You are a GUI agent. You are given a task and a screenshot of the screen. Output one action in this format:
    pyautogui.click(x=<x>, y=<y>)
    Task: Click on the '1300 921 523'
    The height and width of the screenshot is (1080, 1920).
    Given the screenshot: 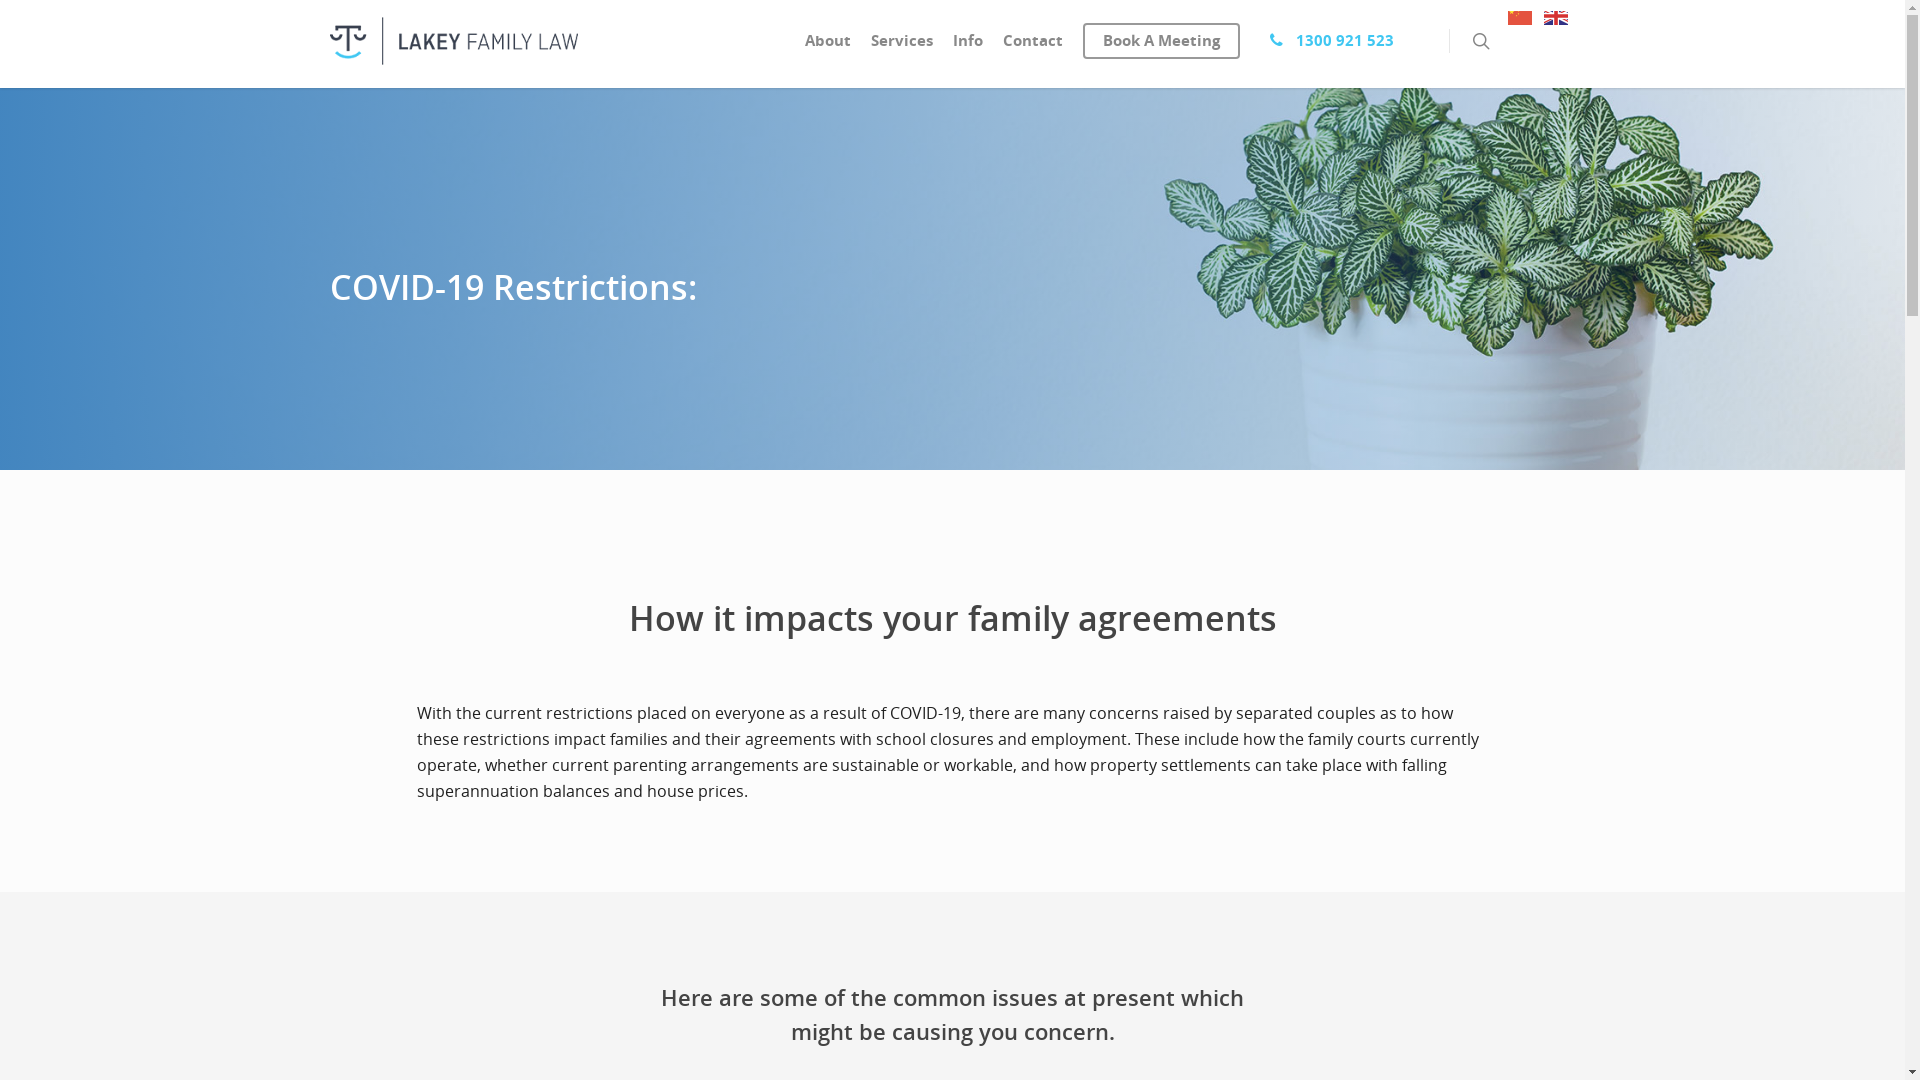 What is the action you would take?
    pyautogui.click(x=1258, y=46)
    